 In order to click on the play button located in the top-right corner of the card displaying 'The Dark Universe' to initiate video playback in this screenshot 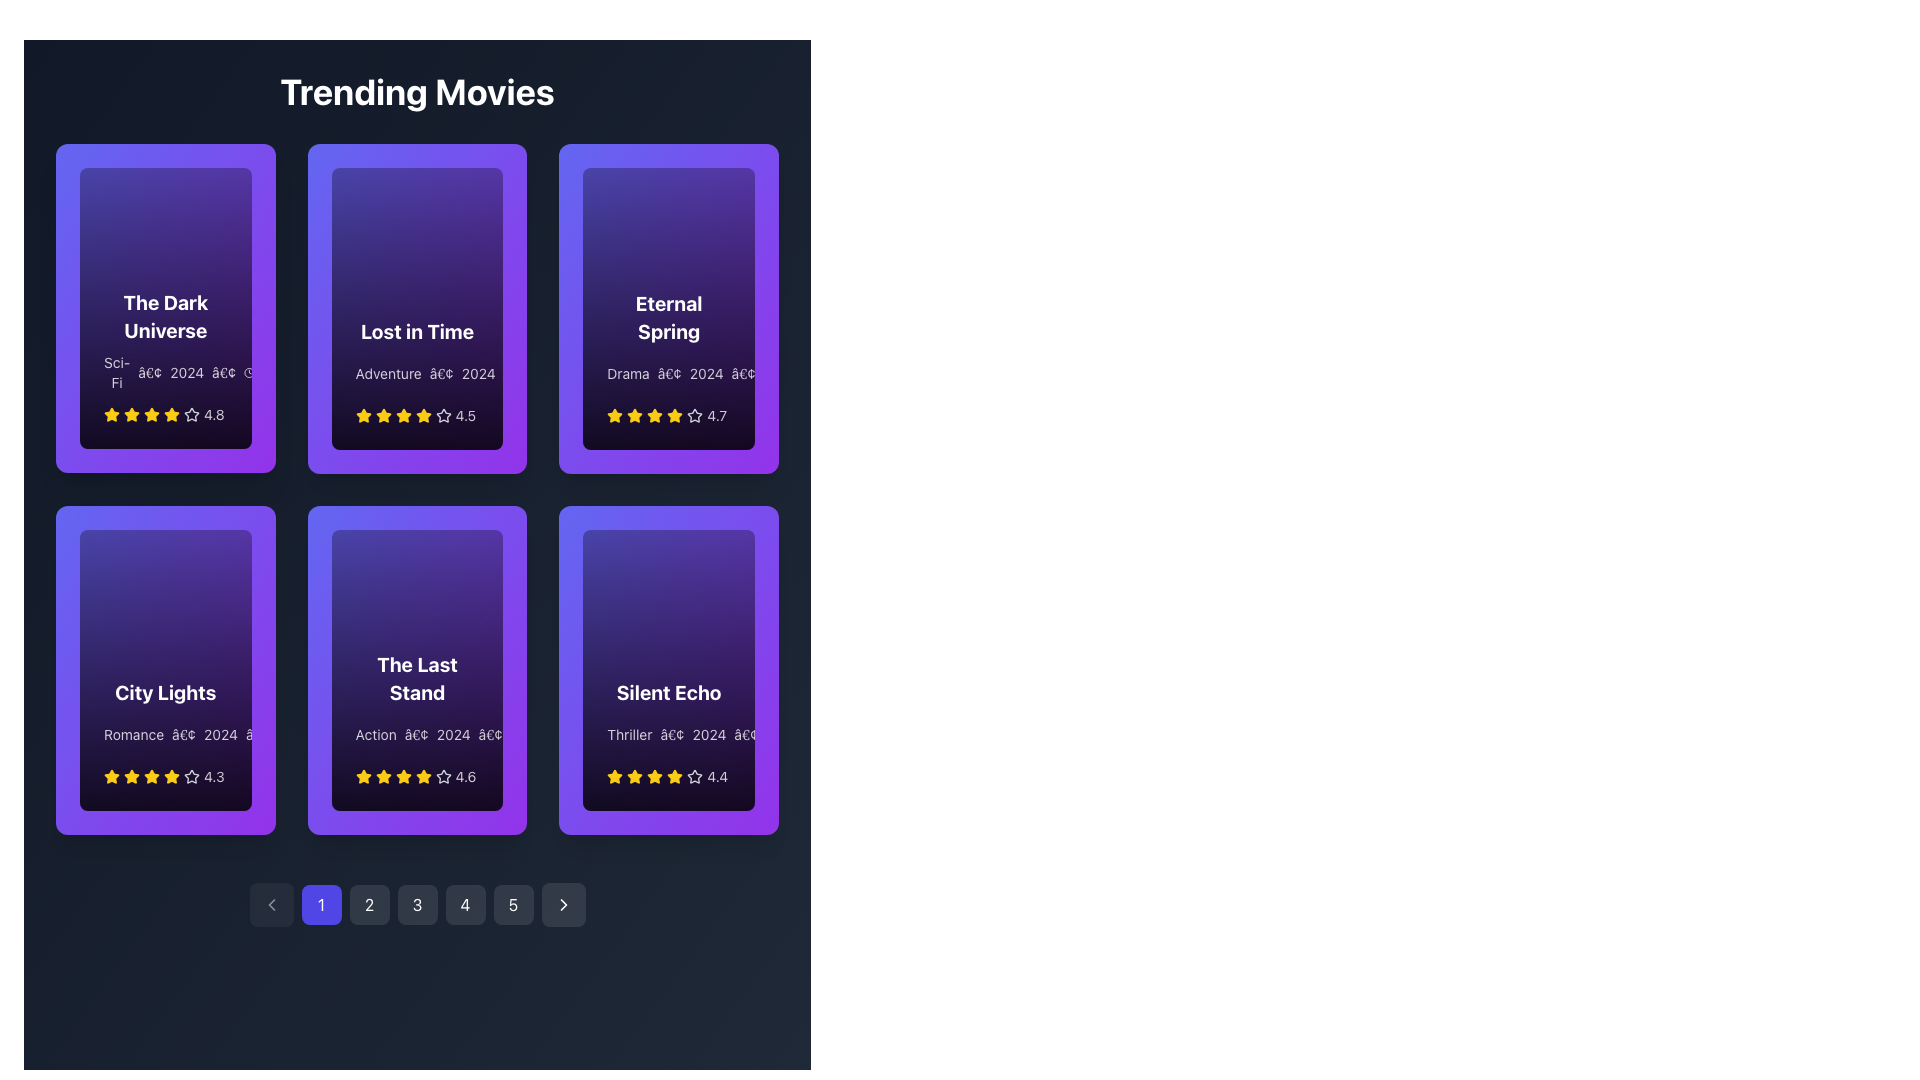, I will do `click(240, 185)`.